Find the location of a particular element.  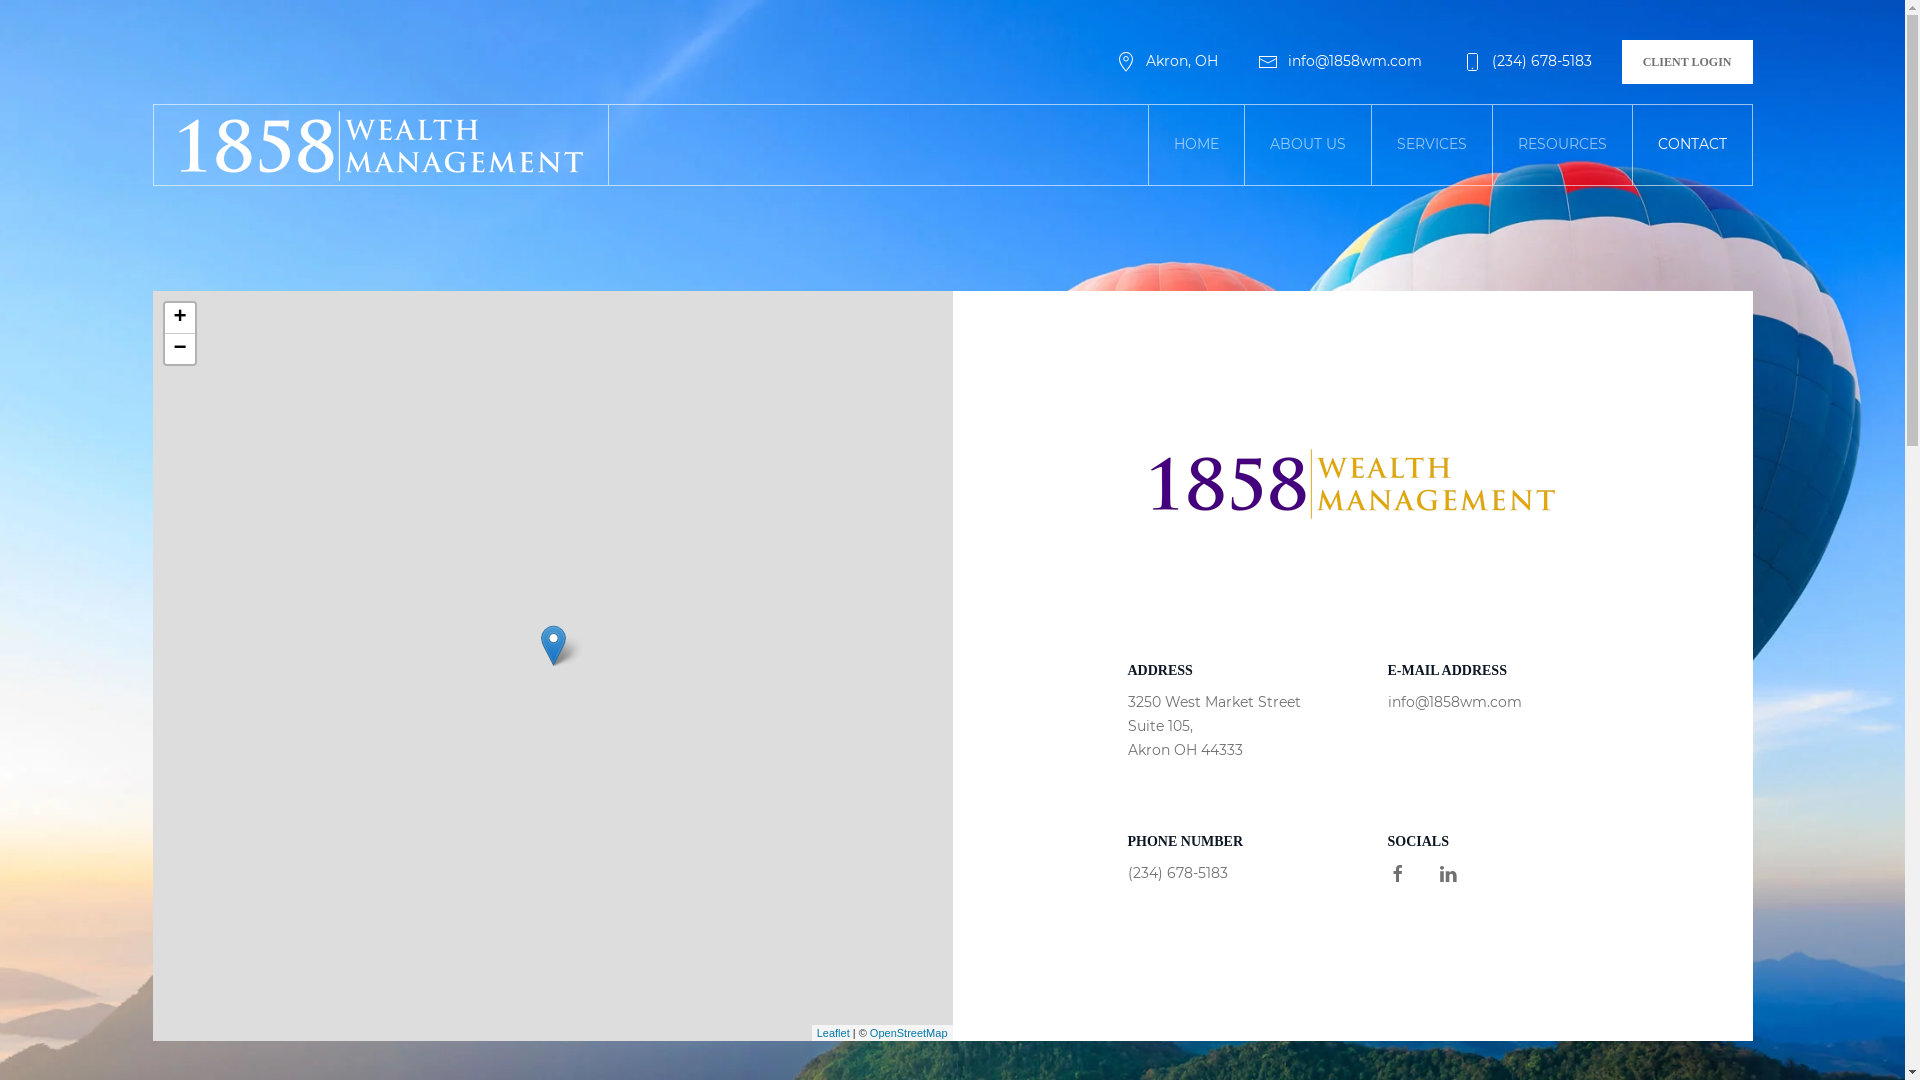

'ABOUT US' is located at coordinates (1307, 144).